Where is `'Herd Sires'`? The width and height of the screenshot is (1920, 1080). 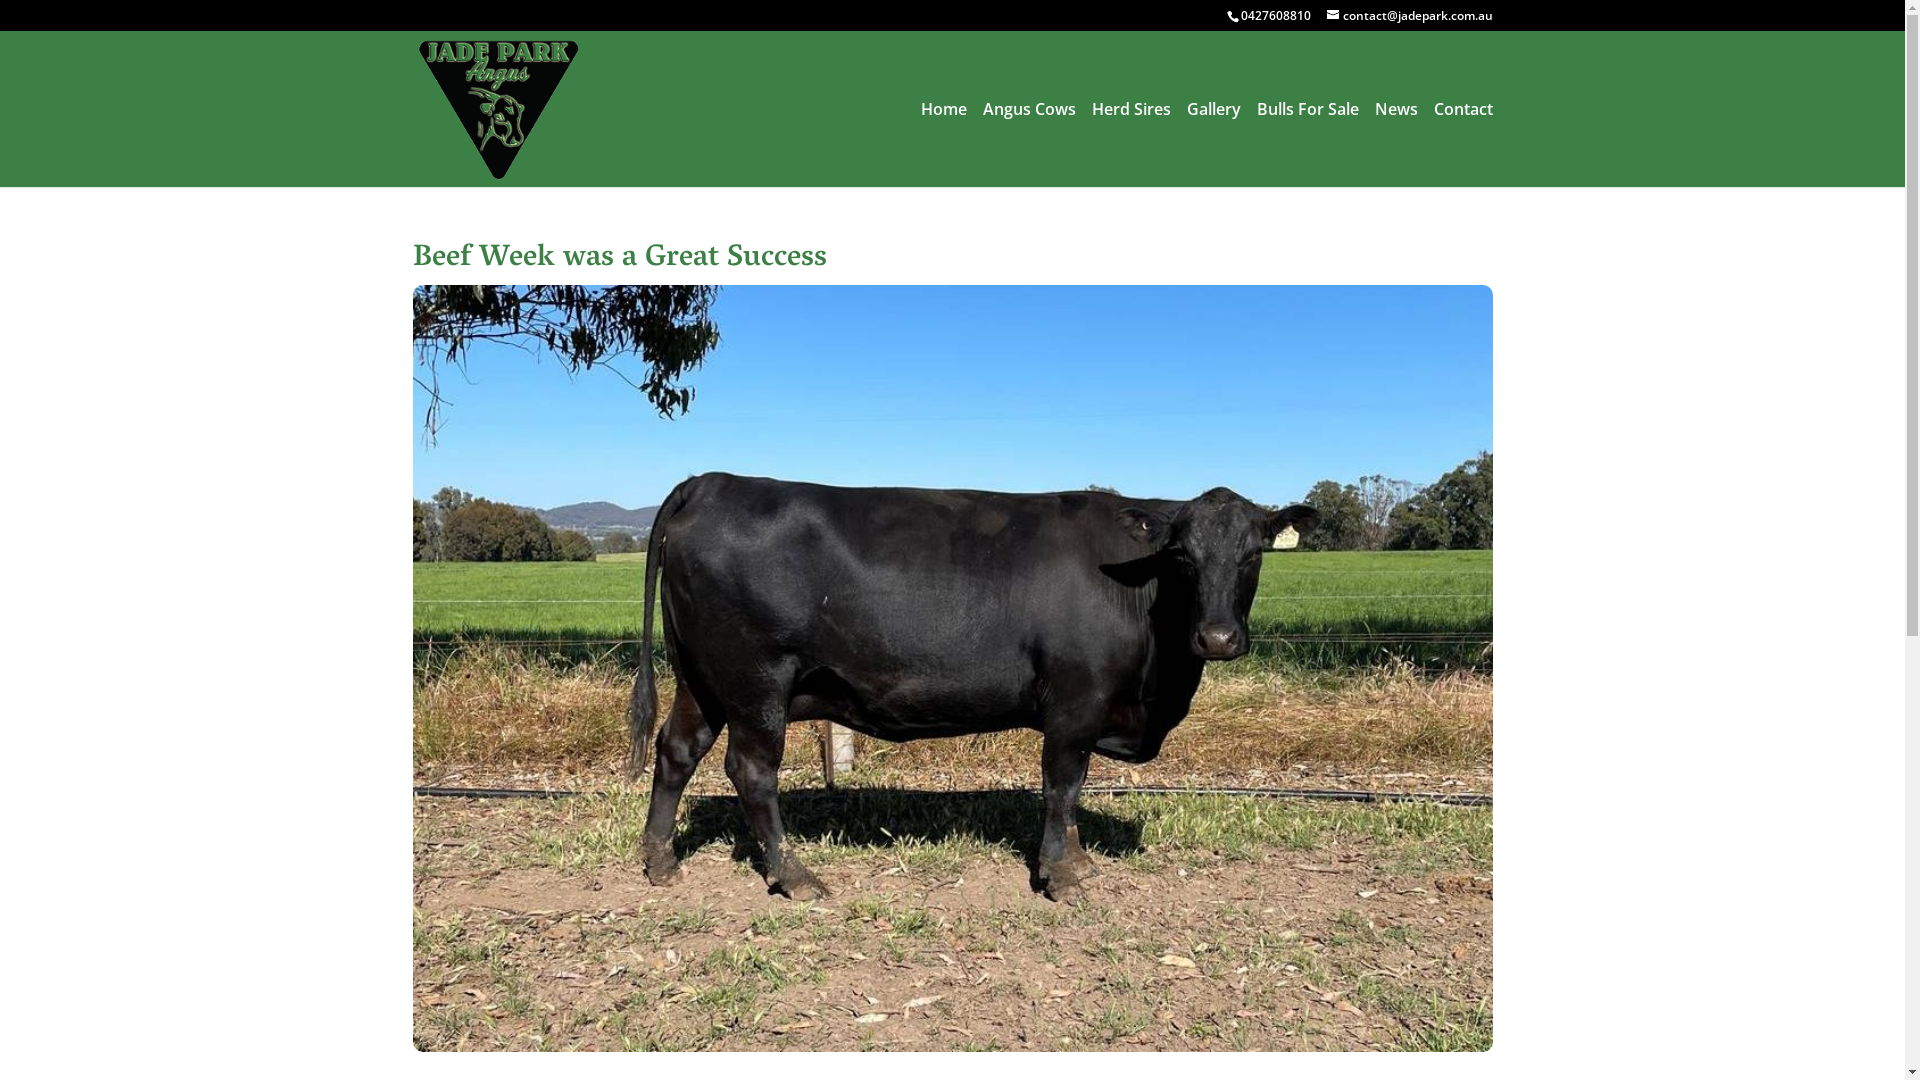 'Herd Sires' is located at coordinates (1131, 143).